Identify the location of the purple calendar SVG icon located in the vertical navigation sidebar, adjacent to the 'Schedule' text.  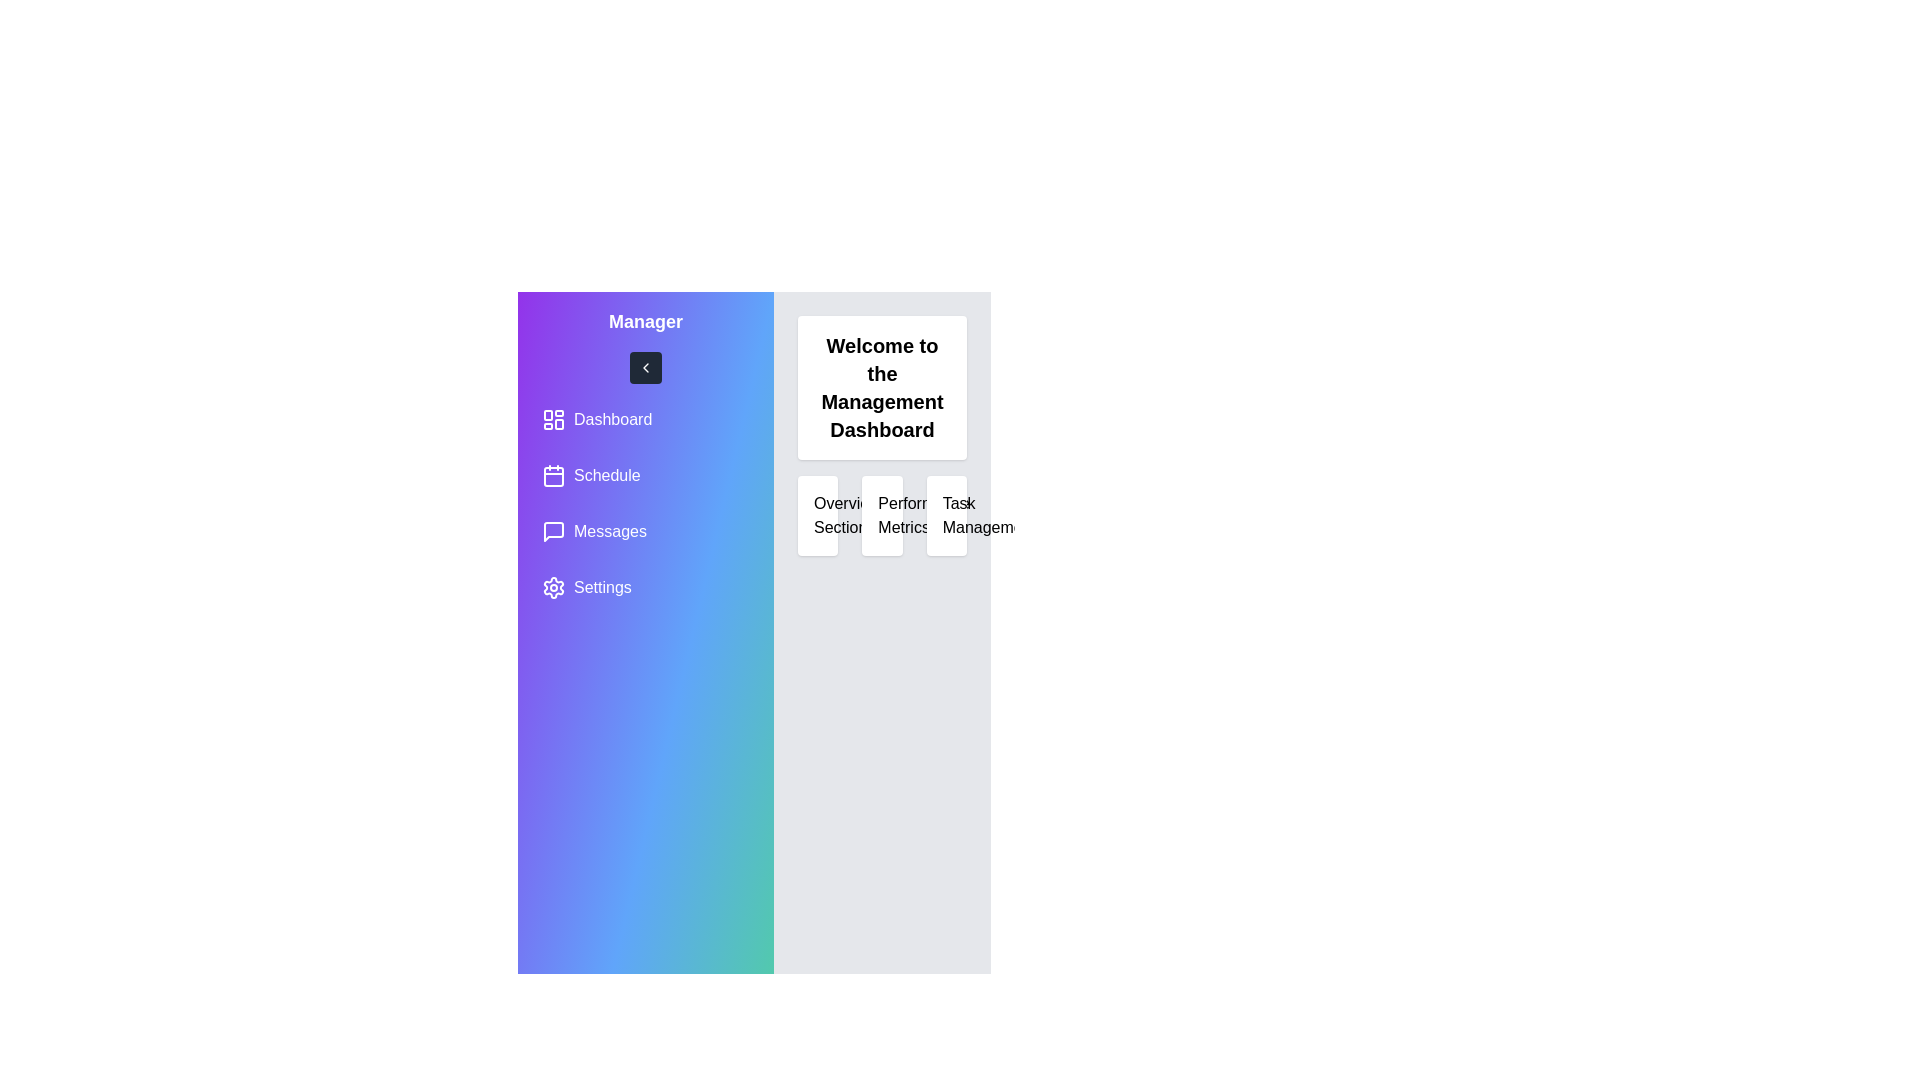
(553, 475).